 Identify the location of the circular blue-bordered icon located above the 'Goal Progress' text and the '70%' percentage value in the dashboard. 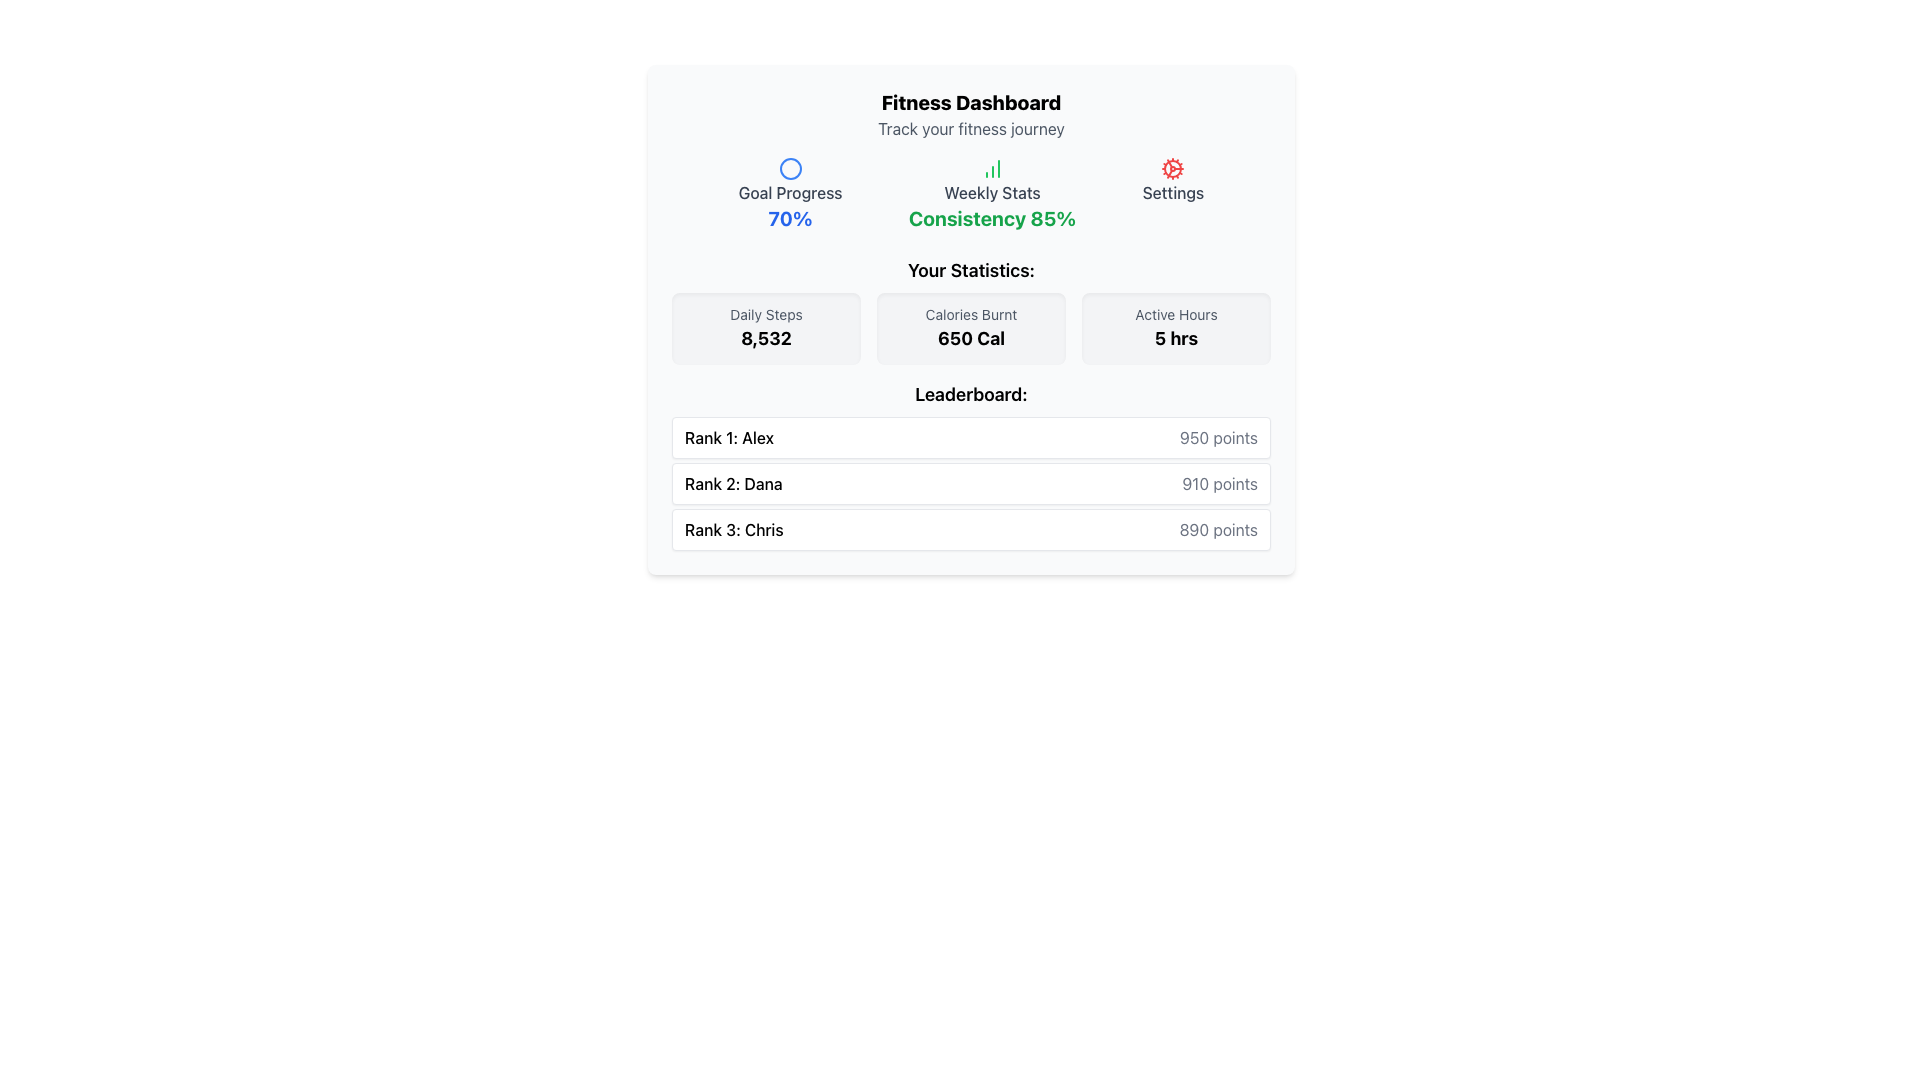
(789, 168).